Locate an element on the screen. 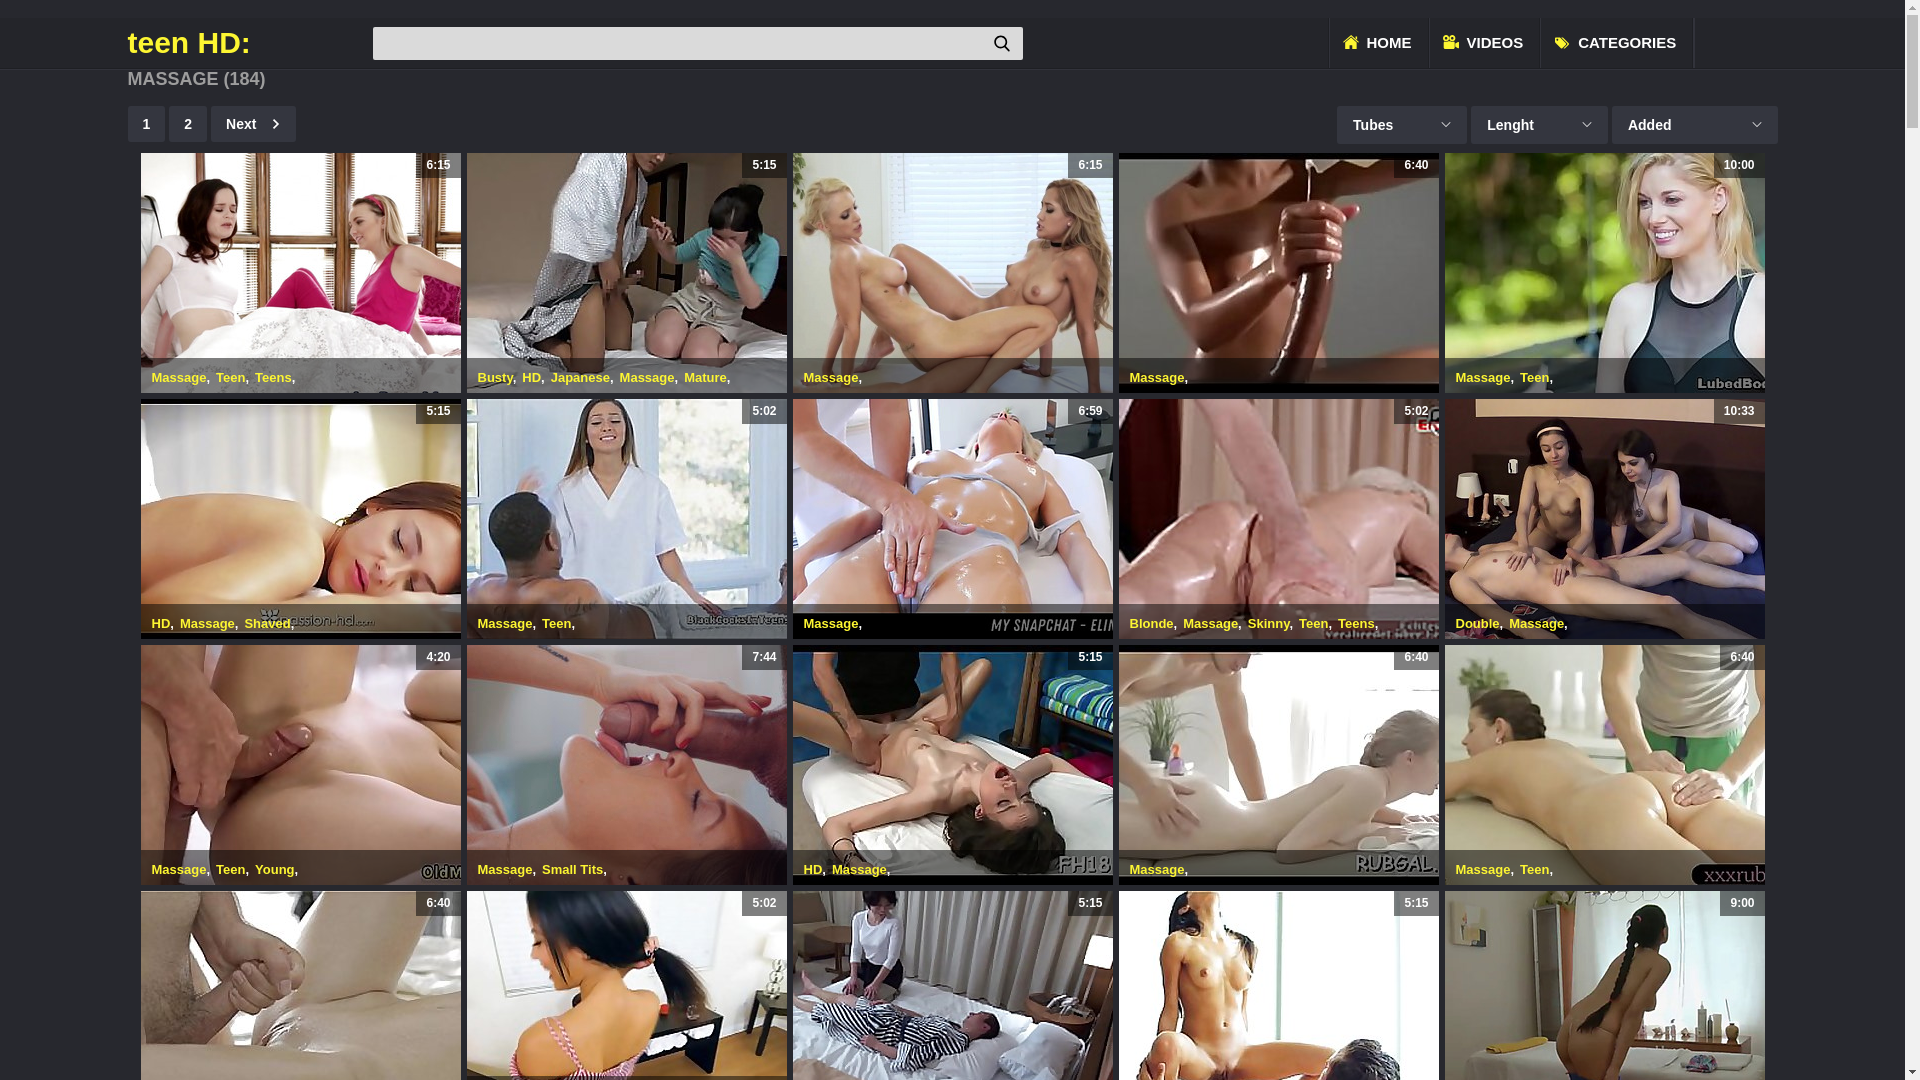  'Next' is located at coordinates (252, 123).